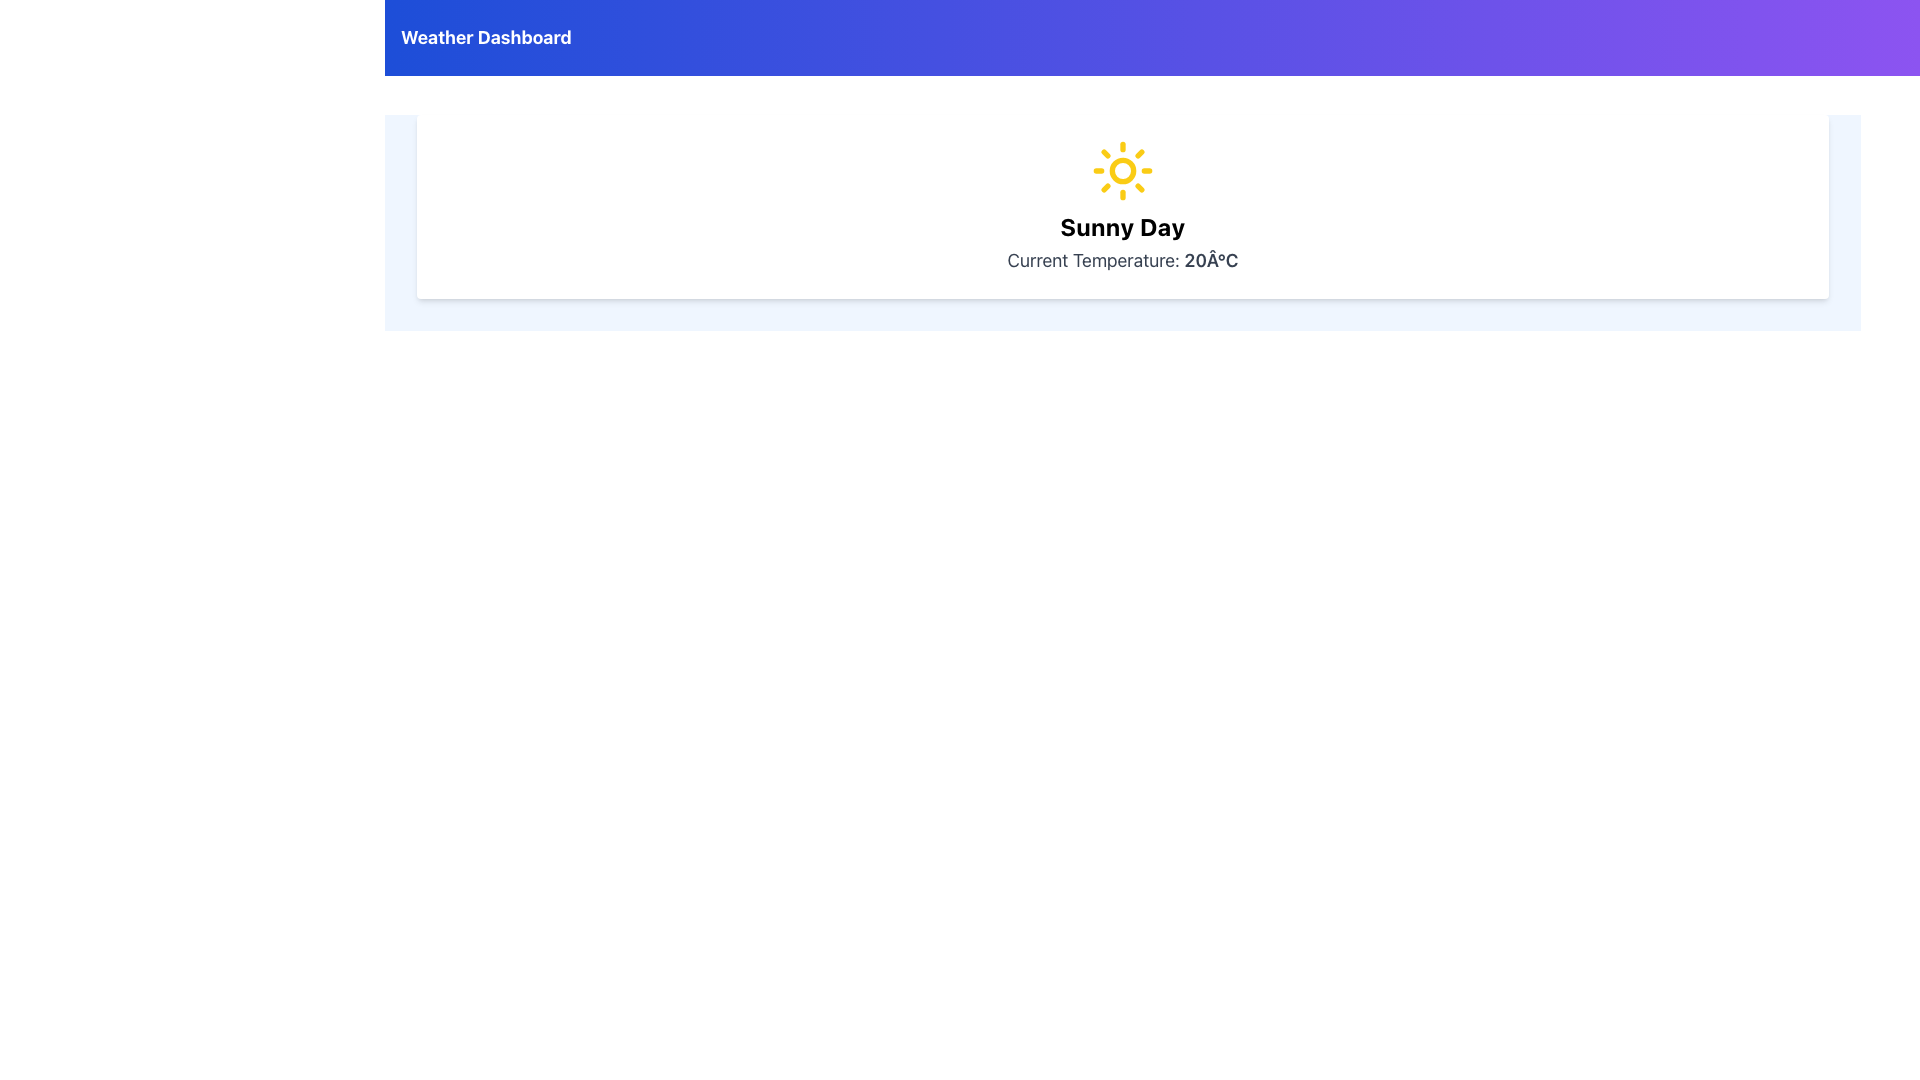  I want to click on the bold text label saying 'Sunny Day' prominently displayed in black font, located underneath a sun icon and above the subtitle 'Current Temperature: 20Â°C', so click(1123, 226).